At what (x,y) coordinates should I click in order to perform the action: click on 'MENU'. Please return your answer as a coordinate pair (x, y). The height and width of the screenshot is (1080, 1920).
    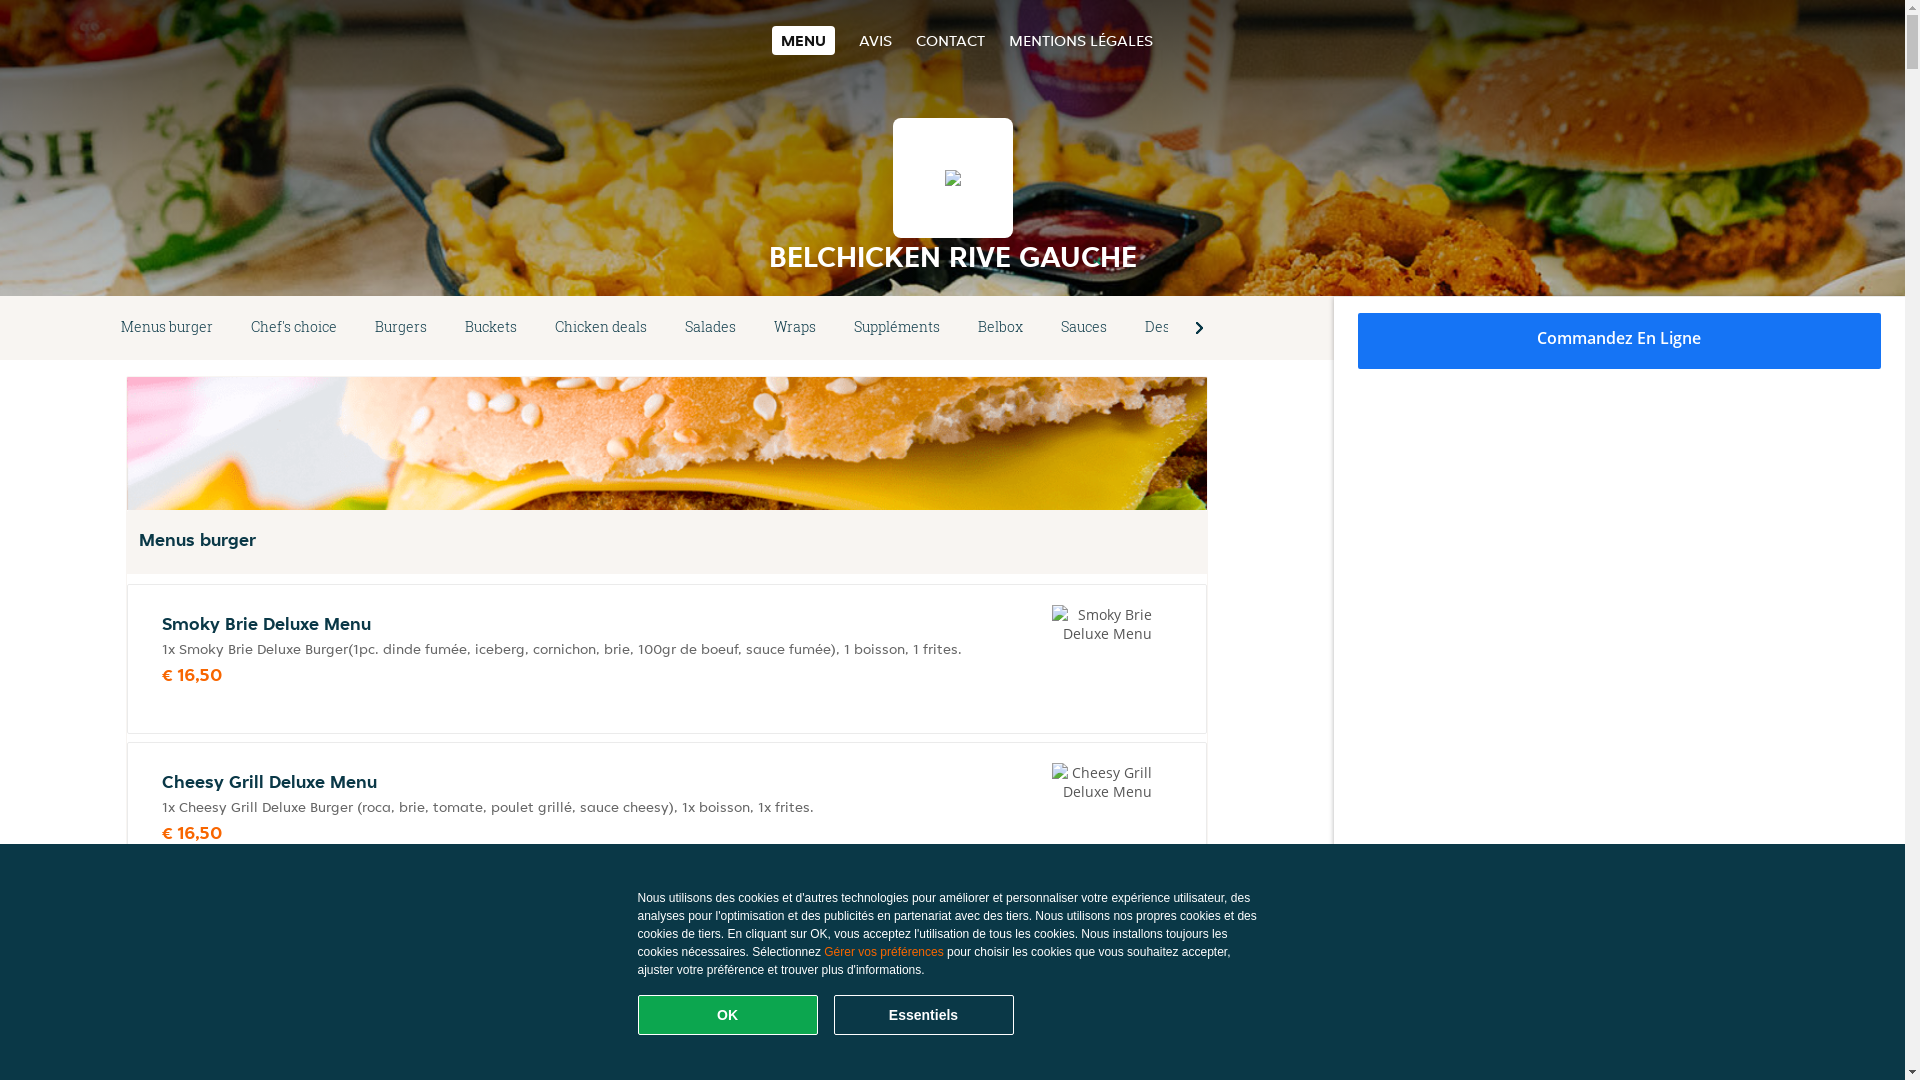
    Looking at the image, I should click on (803, 40).